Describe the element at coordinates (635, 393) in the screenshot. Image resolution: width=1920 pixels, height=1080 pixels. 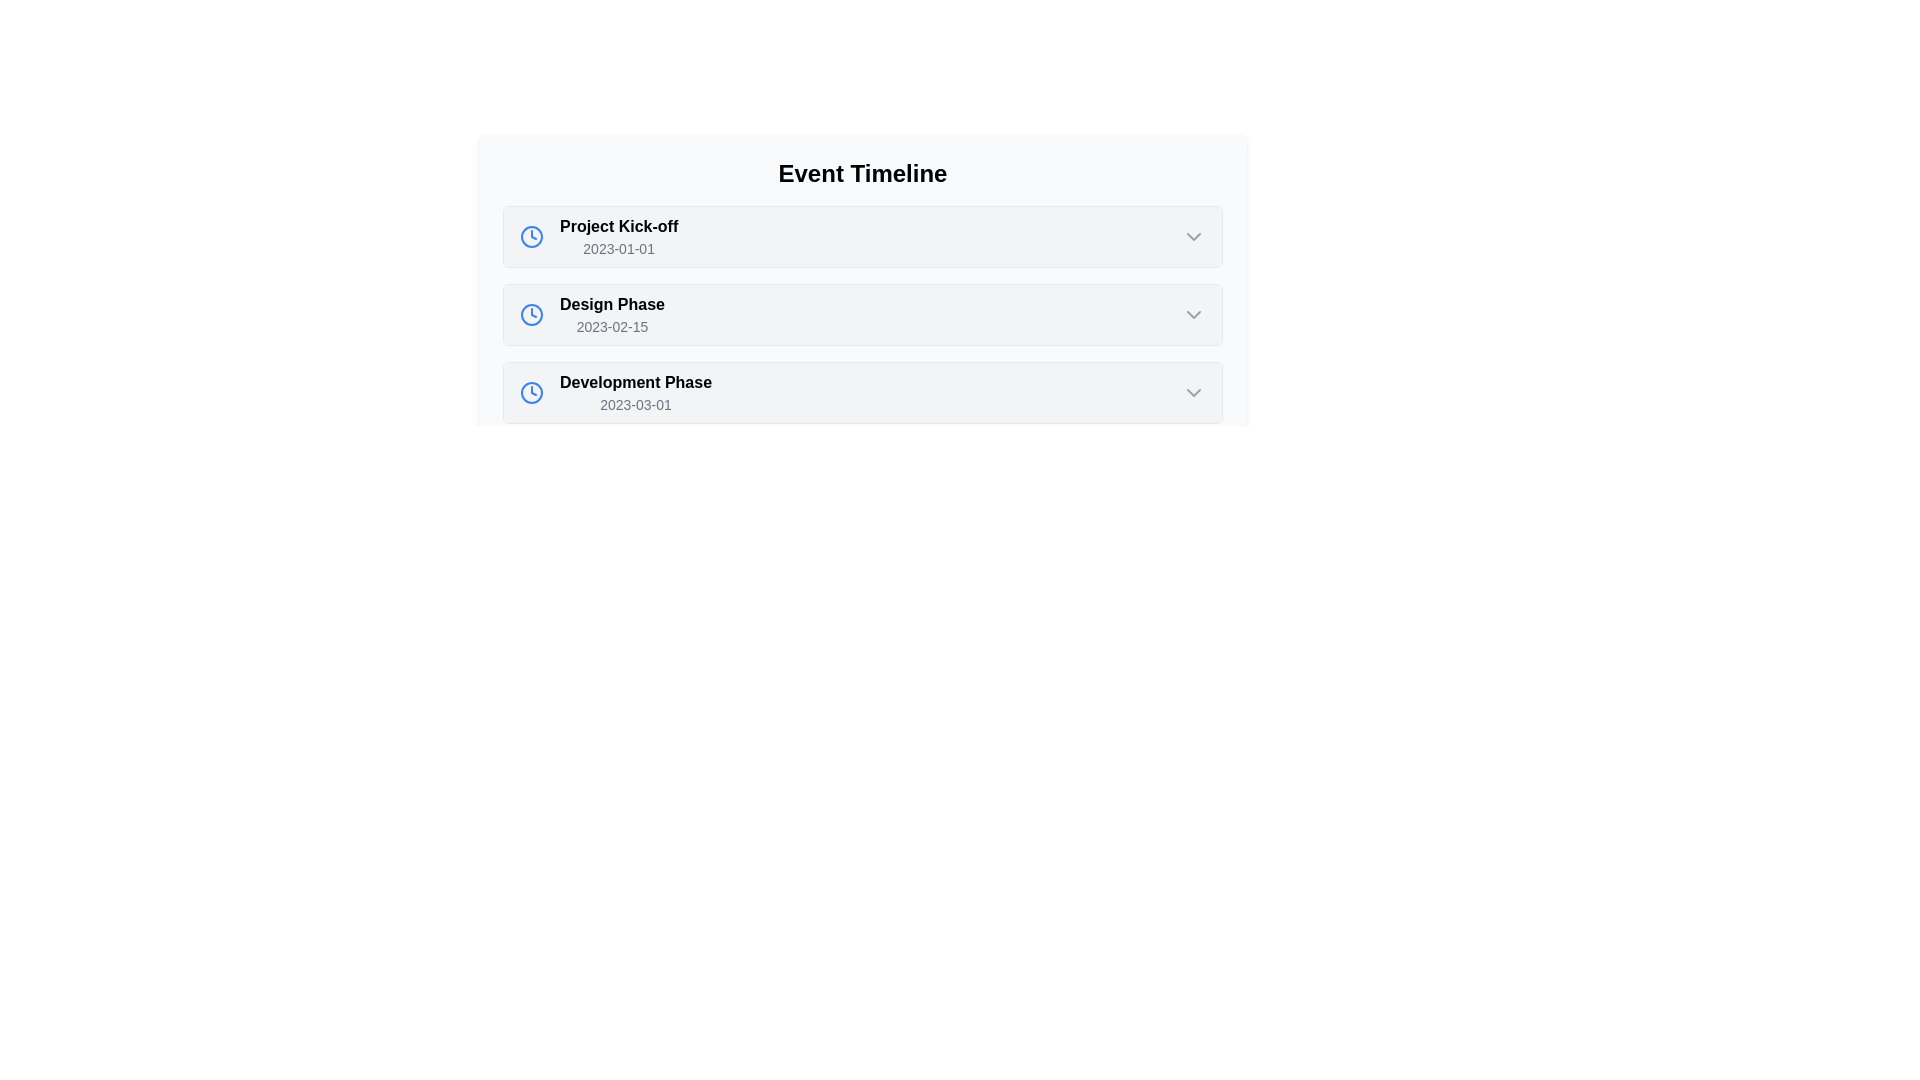
I see `the text block displaying the timeline event's title 'Development Phase' and its associated date '2023-03-01', which is the third item in the 'Event Timeline' list` at that location.